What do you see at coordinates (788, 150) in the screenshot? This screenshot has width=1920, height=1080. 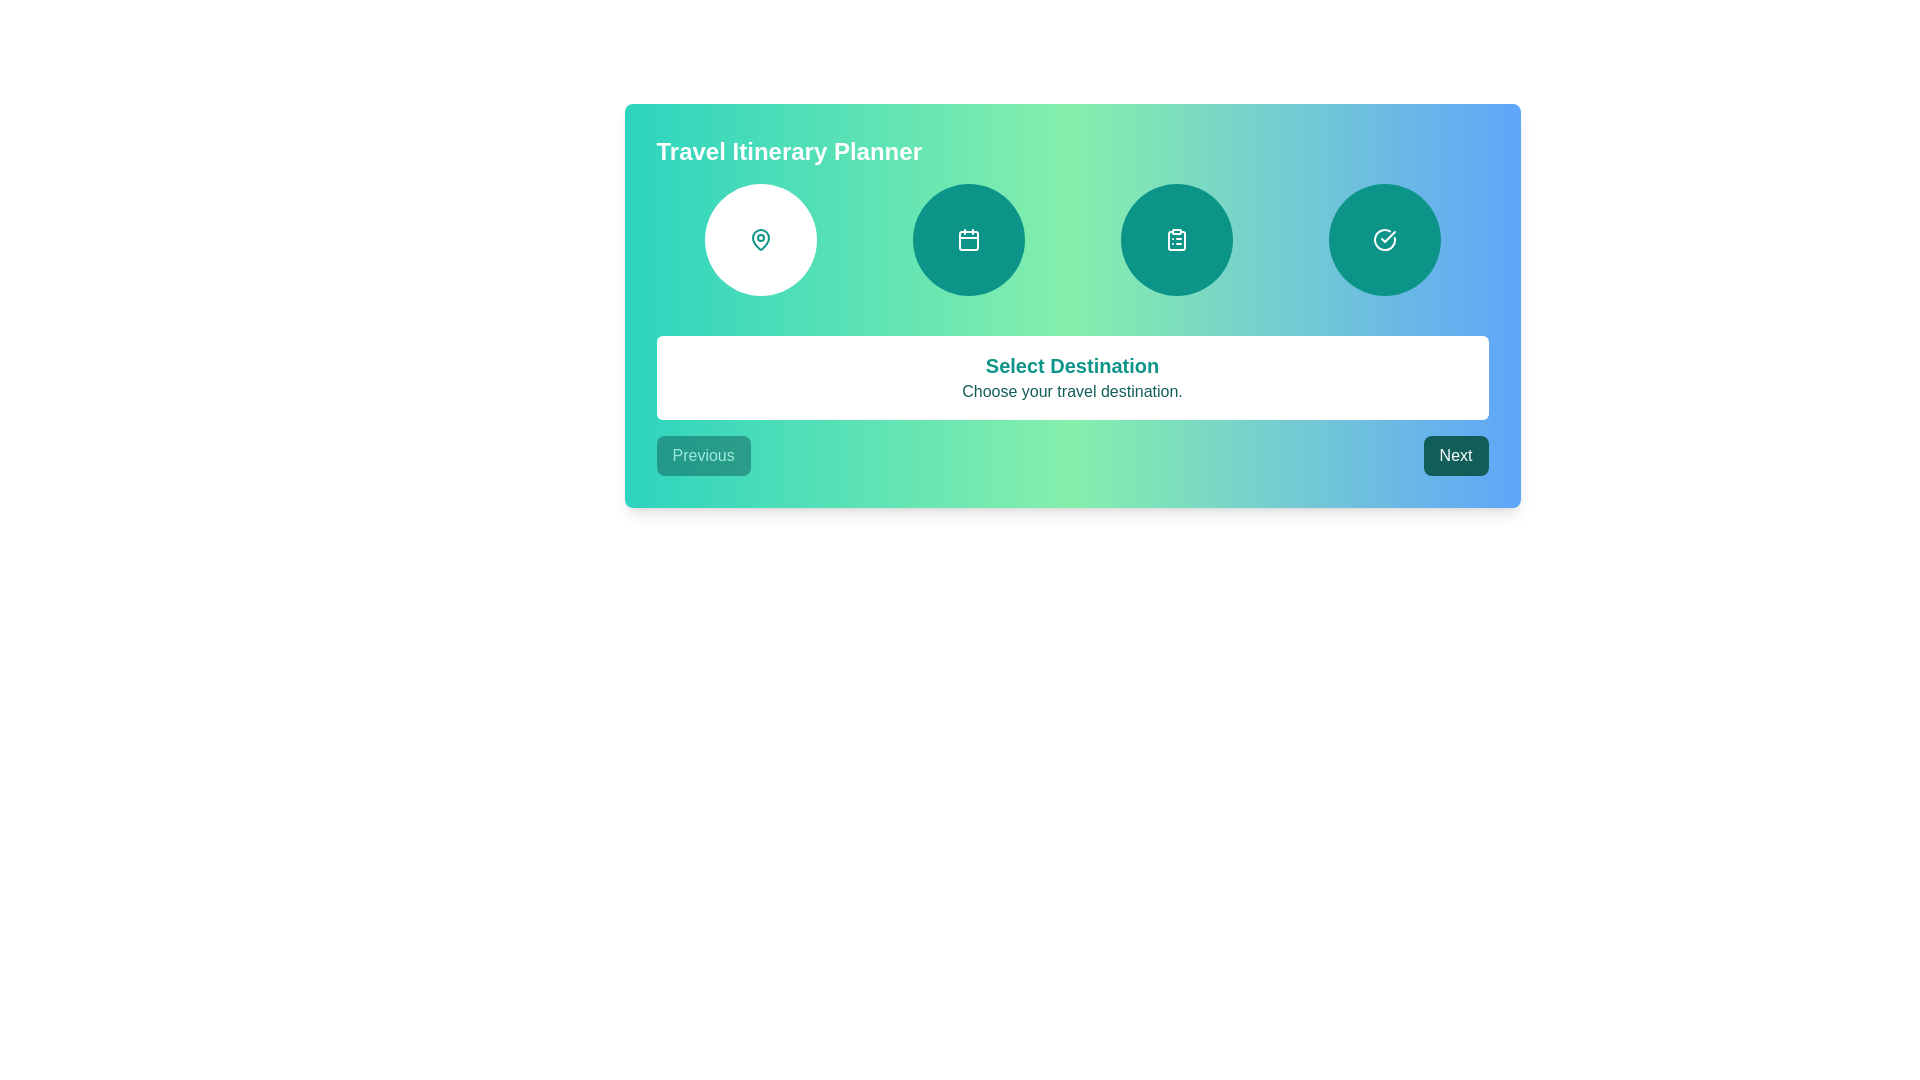 I see `the travel itinerary planner header text label, which serves as the title for the section or page` at bounding box center [788, 150].